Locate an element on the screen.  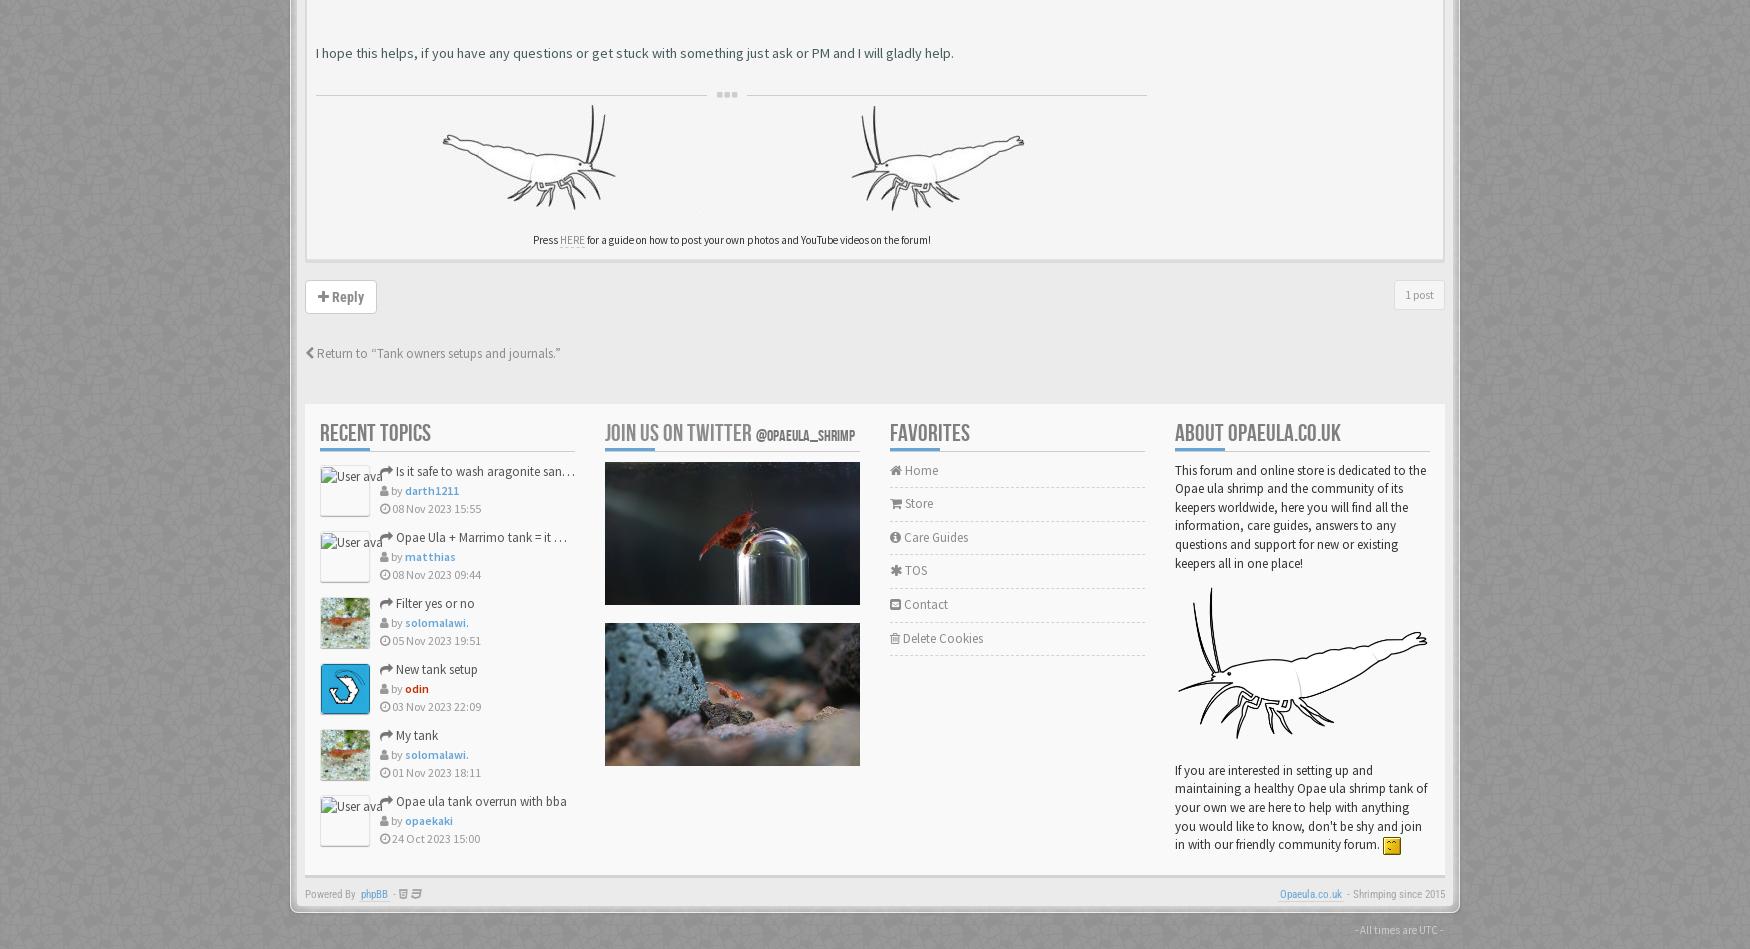
'Press' is located at coordinates (544, 239).